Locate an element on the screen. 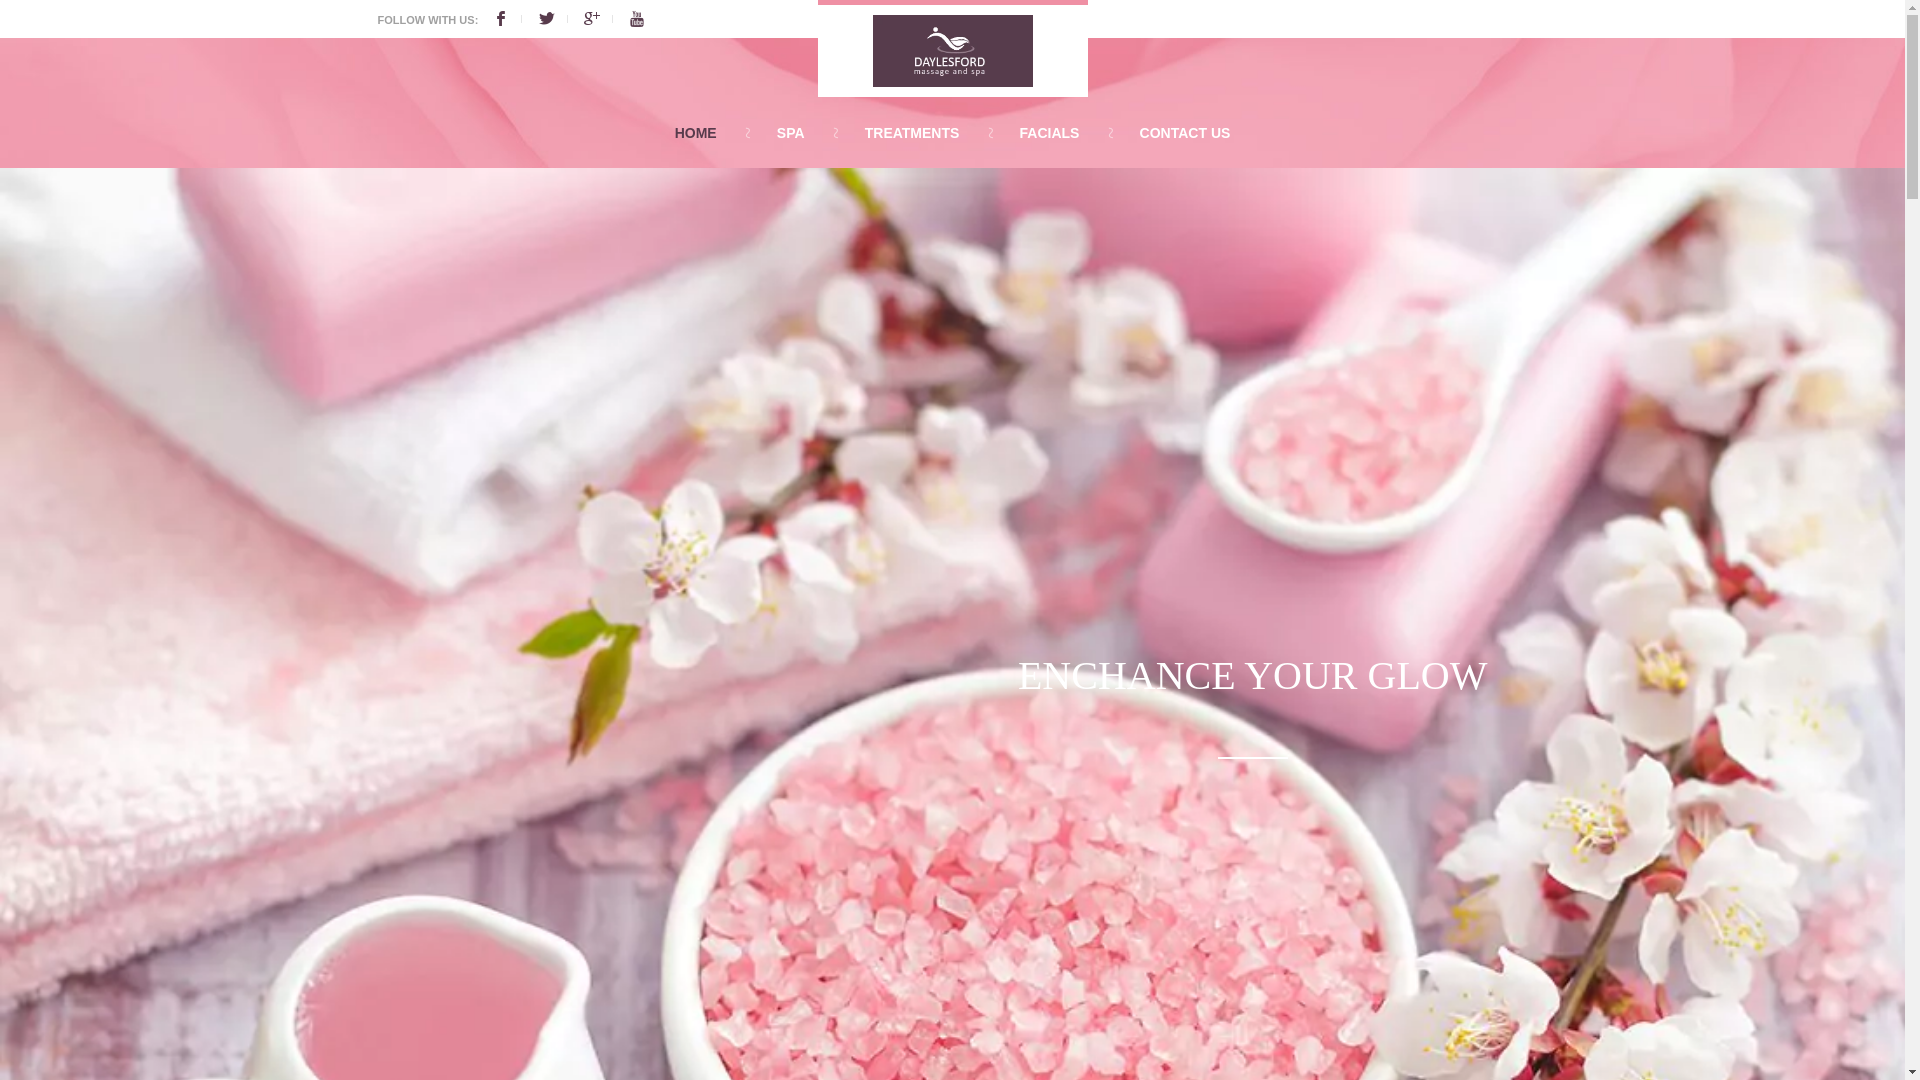  'SPA' is located at coordinates (790, 132).